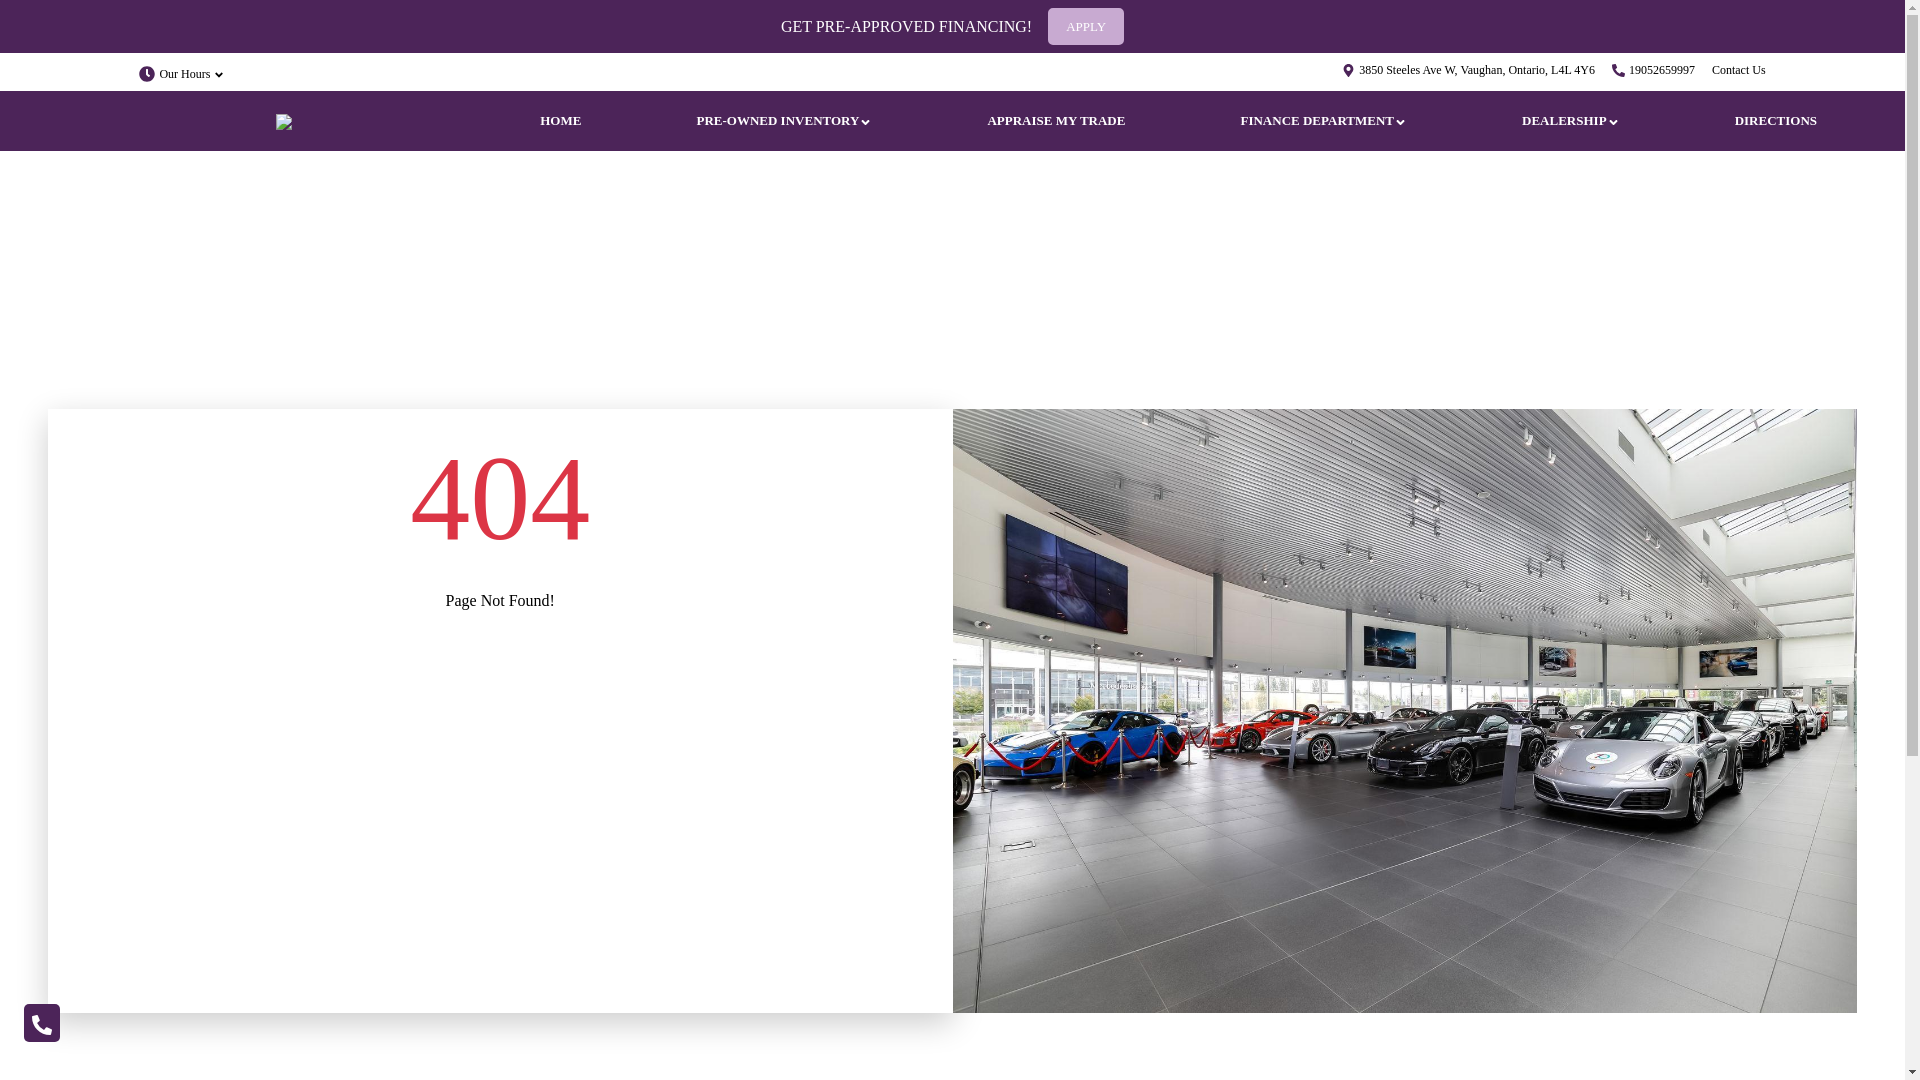 This screenshot has width=1920, height=1080. I want to click on '3850 Steeles Ave W, Vaughan, Ontario, L4L 4Y6', so click(1477, 68).